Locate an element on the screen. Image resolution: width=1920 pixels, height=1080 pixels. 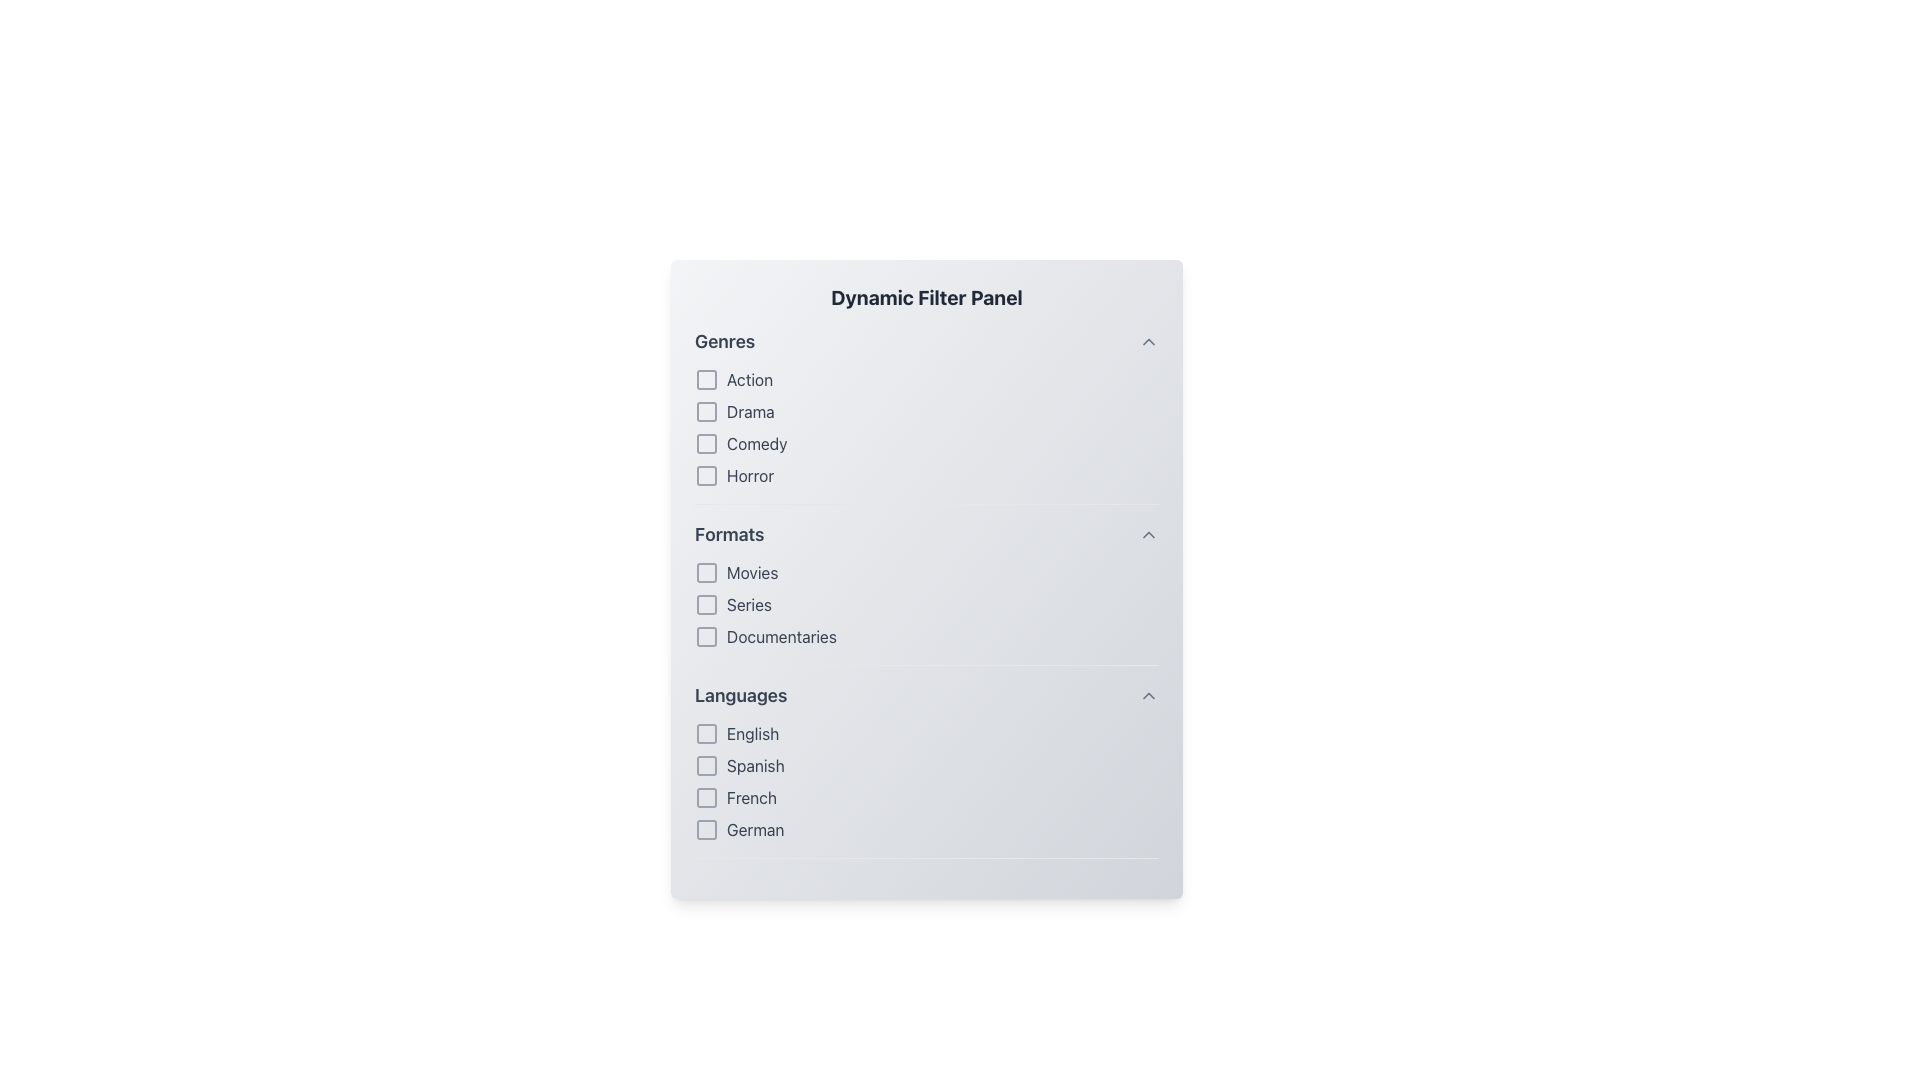
the 'Languages' text label, which is a bold dark gray font element in the Dynamic Filter Panel, positioned below the Formats filter section is located at coordinates (740, 694).